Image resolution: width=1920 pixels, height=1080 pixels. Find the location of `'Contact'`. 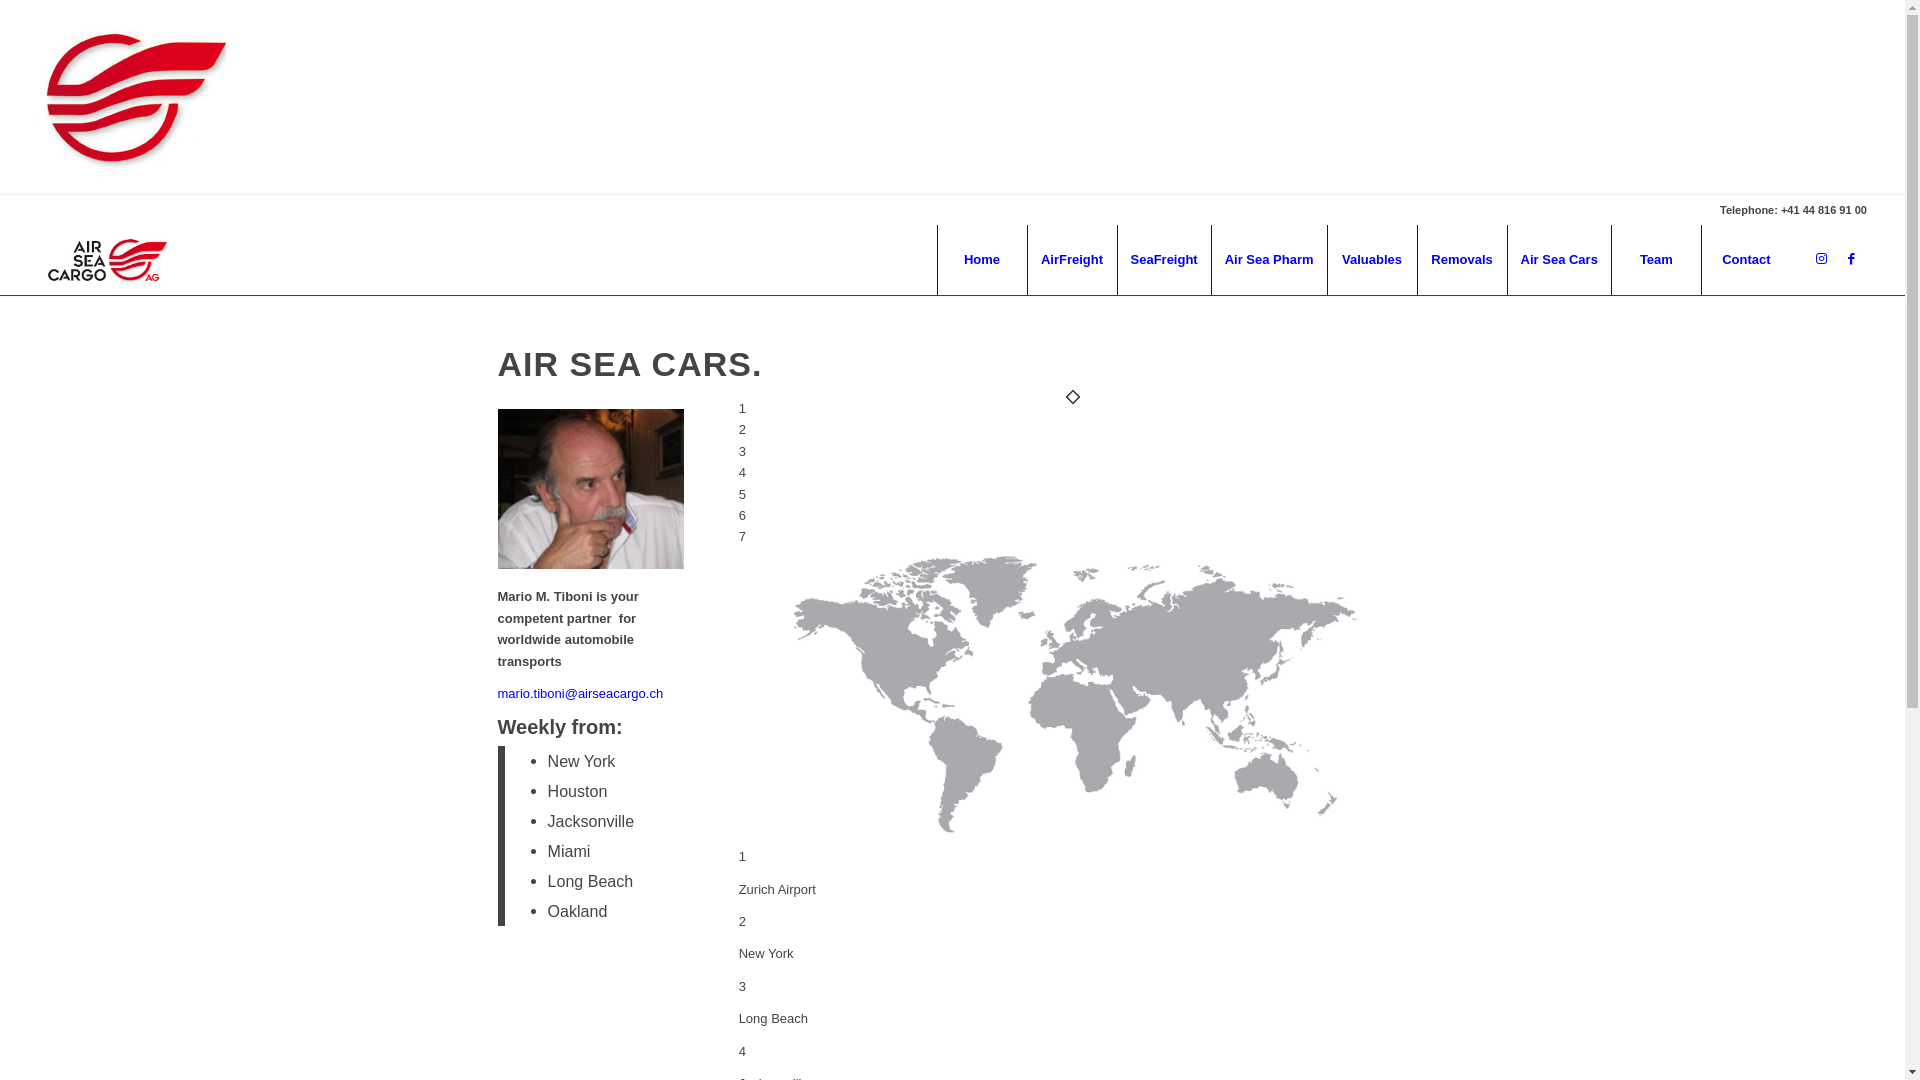

'Contact' is located at coordinates (1745, 258).